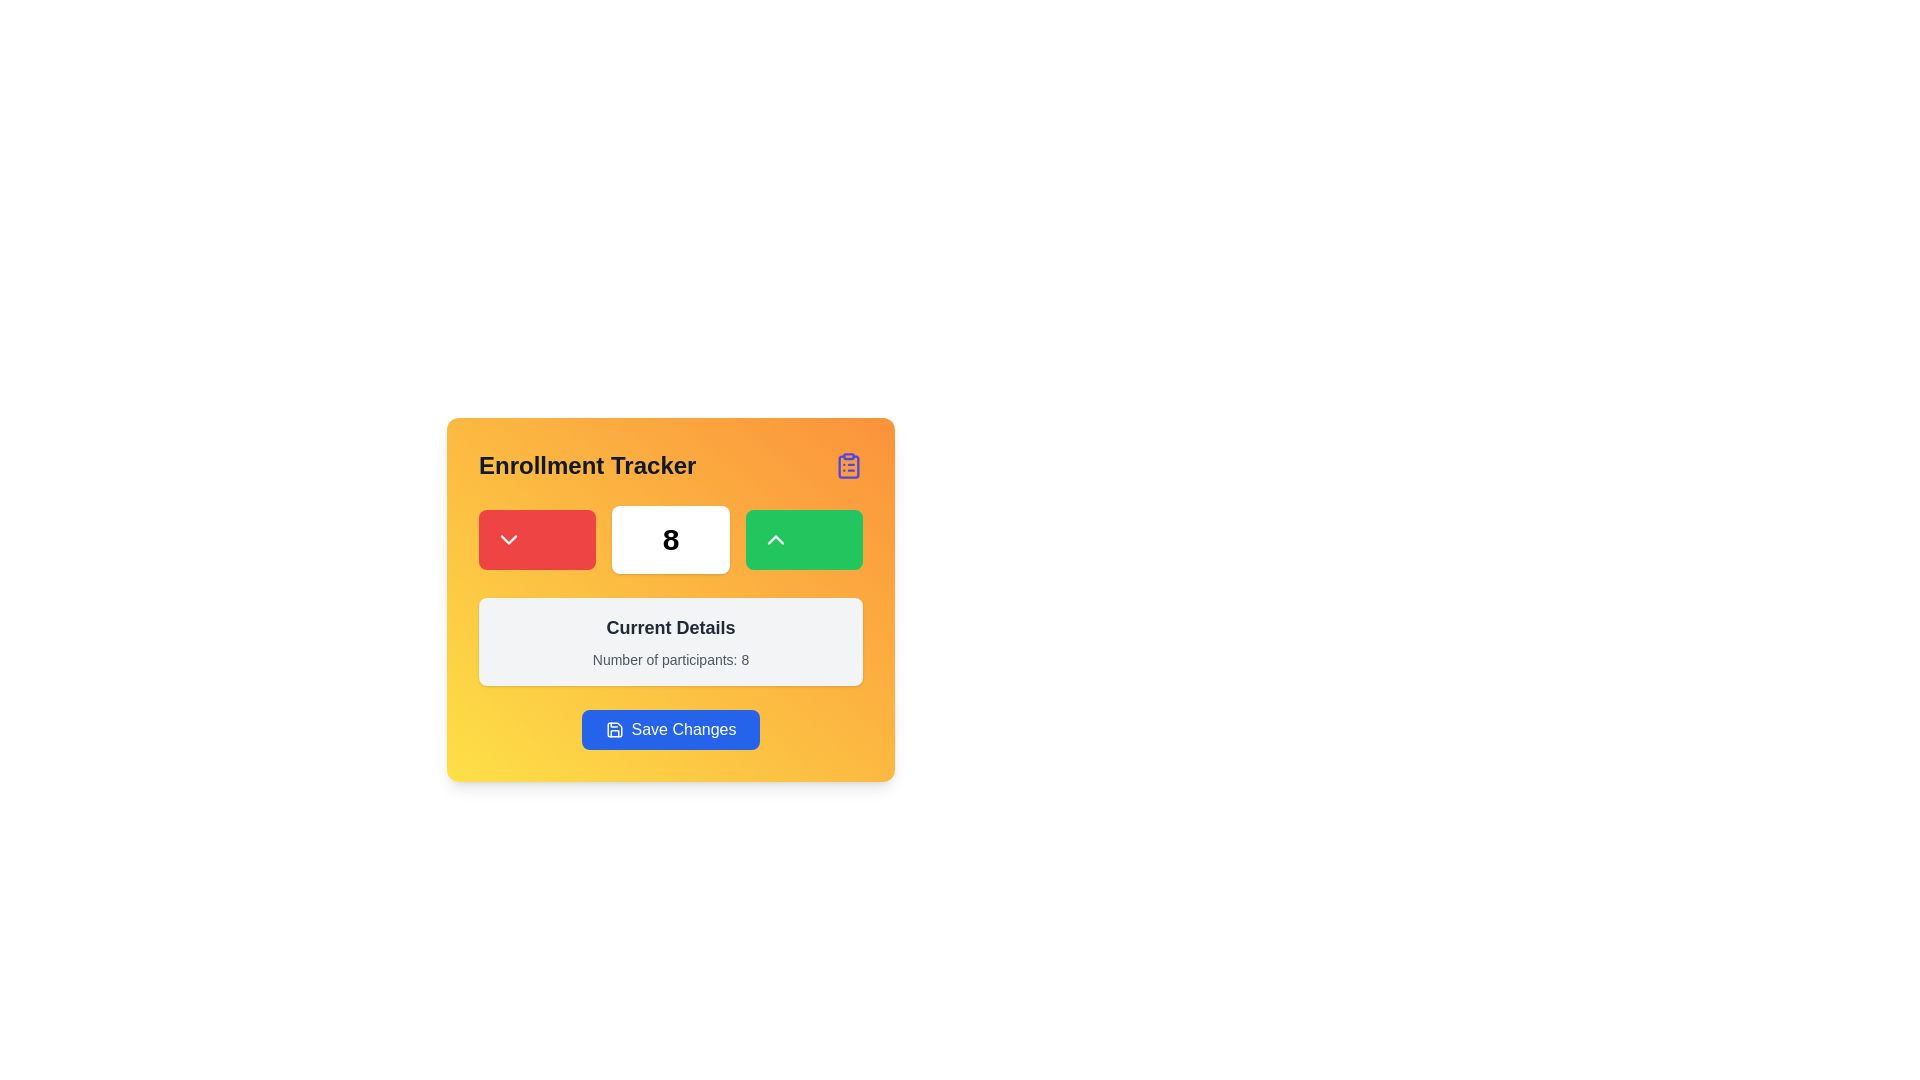 Image resolution: width=1920 pixels, height=1080 pixels. What do you see at coordinates (671, 540) in the screenshot?
I see `the non-interactive numerical display showing the number '8' in a bold and large font within a white box, centrally located in the grid layout` at bounding box center [671, 540].